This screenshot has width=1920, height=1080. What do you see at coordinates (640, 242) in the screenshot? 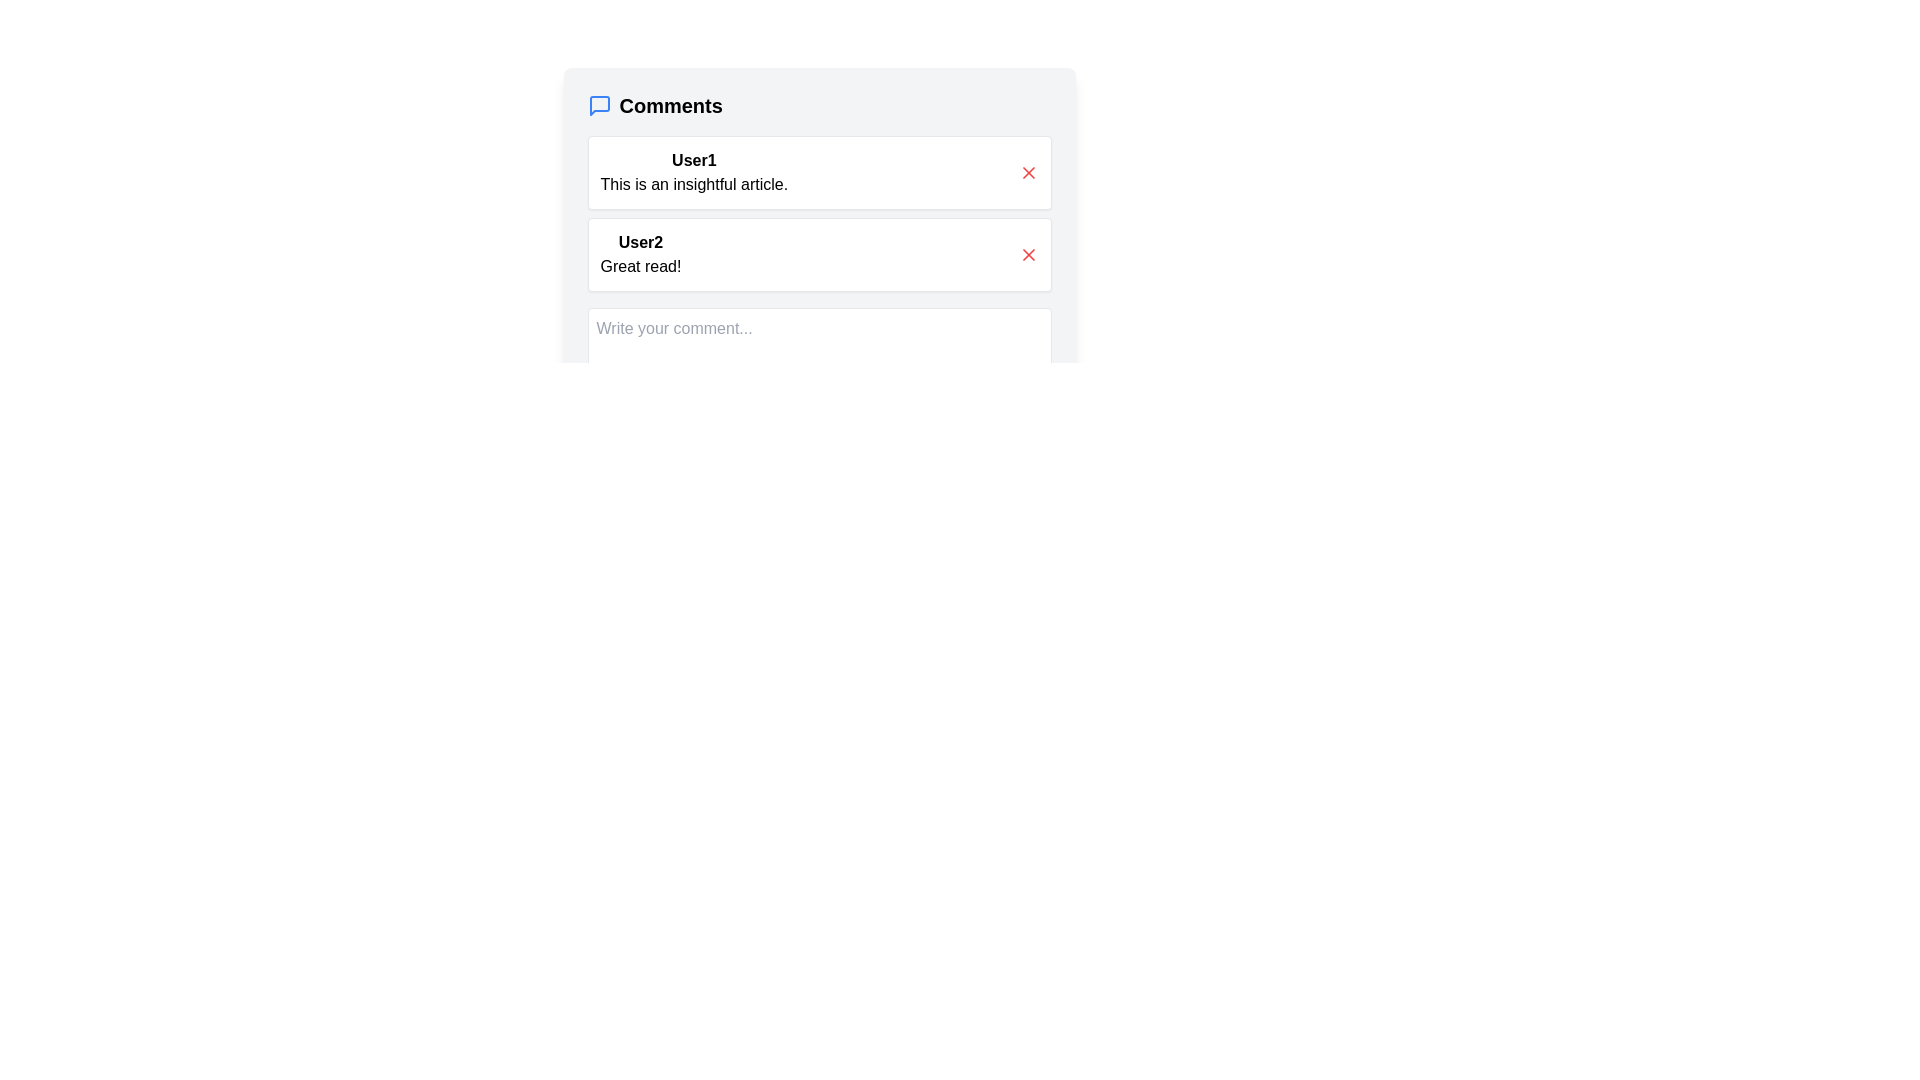
I see `the static text element that indicates the author of the comment, which is located above the comment text 'Great read!' and below the text input field` at bounding box center [640, 242].